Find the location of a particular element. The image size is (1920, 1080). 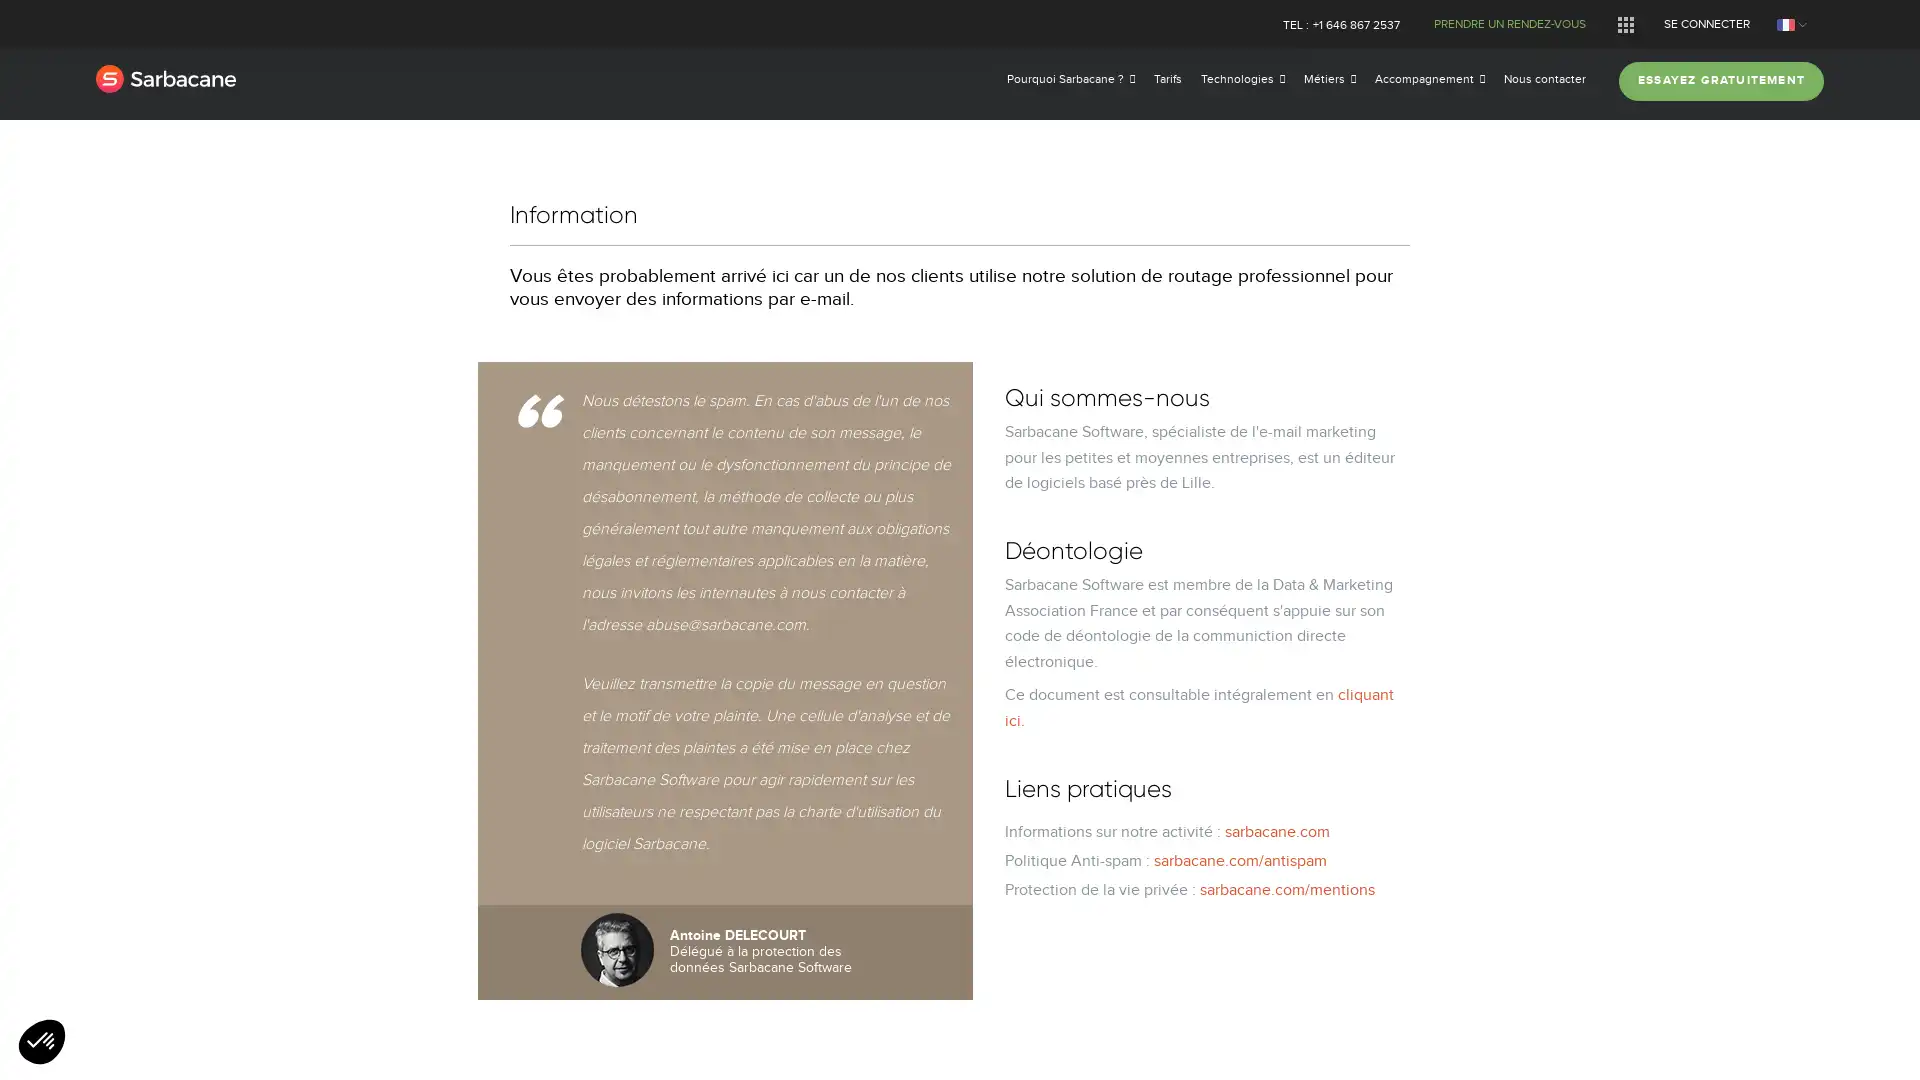

Non merci is located at coordinates (800, 676).